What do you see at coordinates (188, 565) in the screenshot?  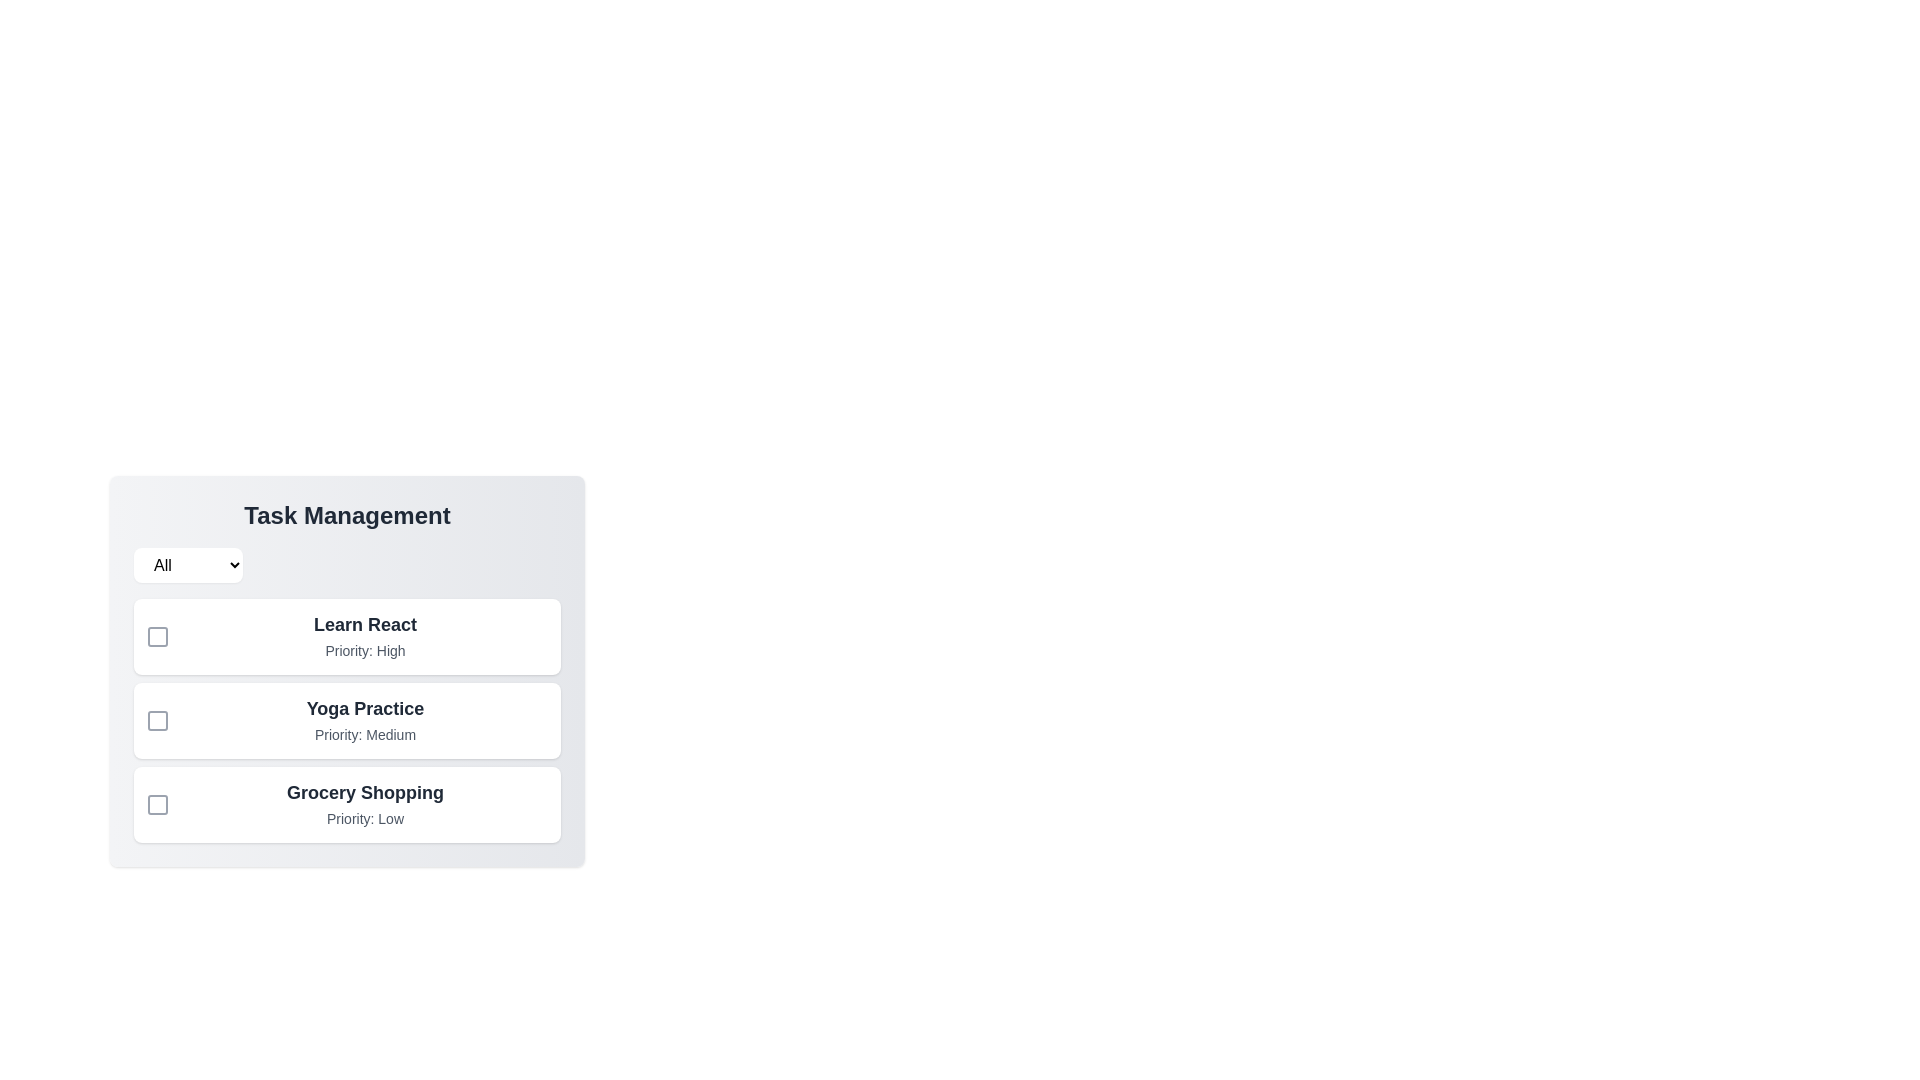 I see `the priority filter to All from the dropdown menu` at bounding box center [188, 565].